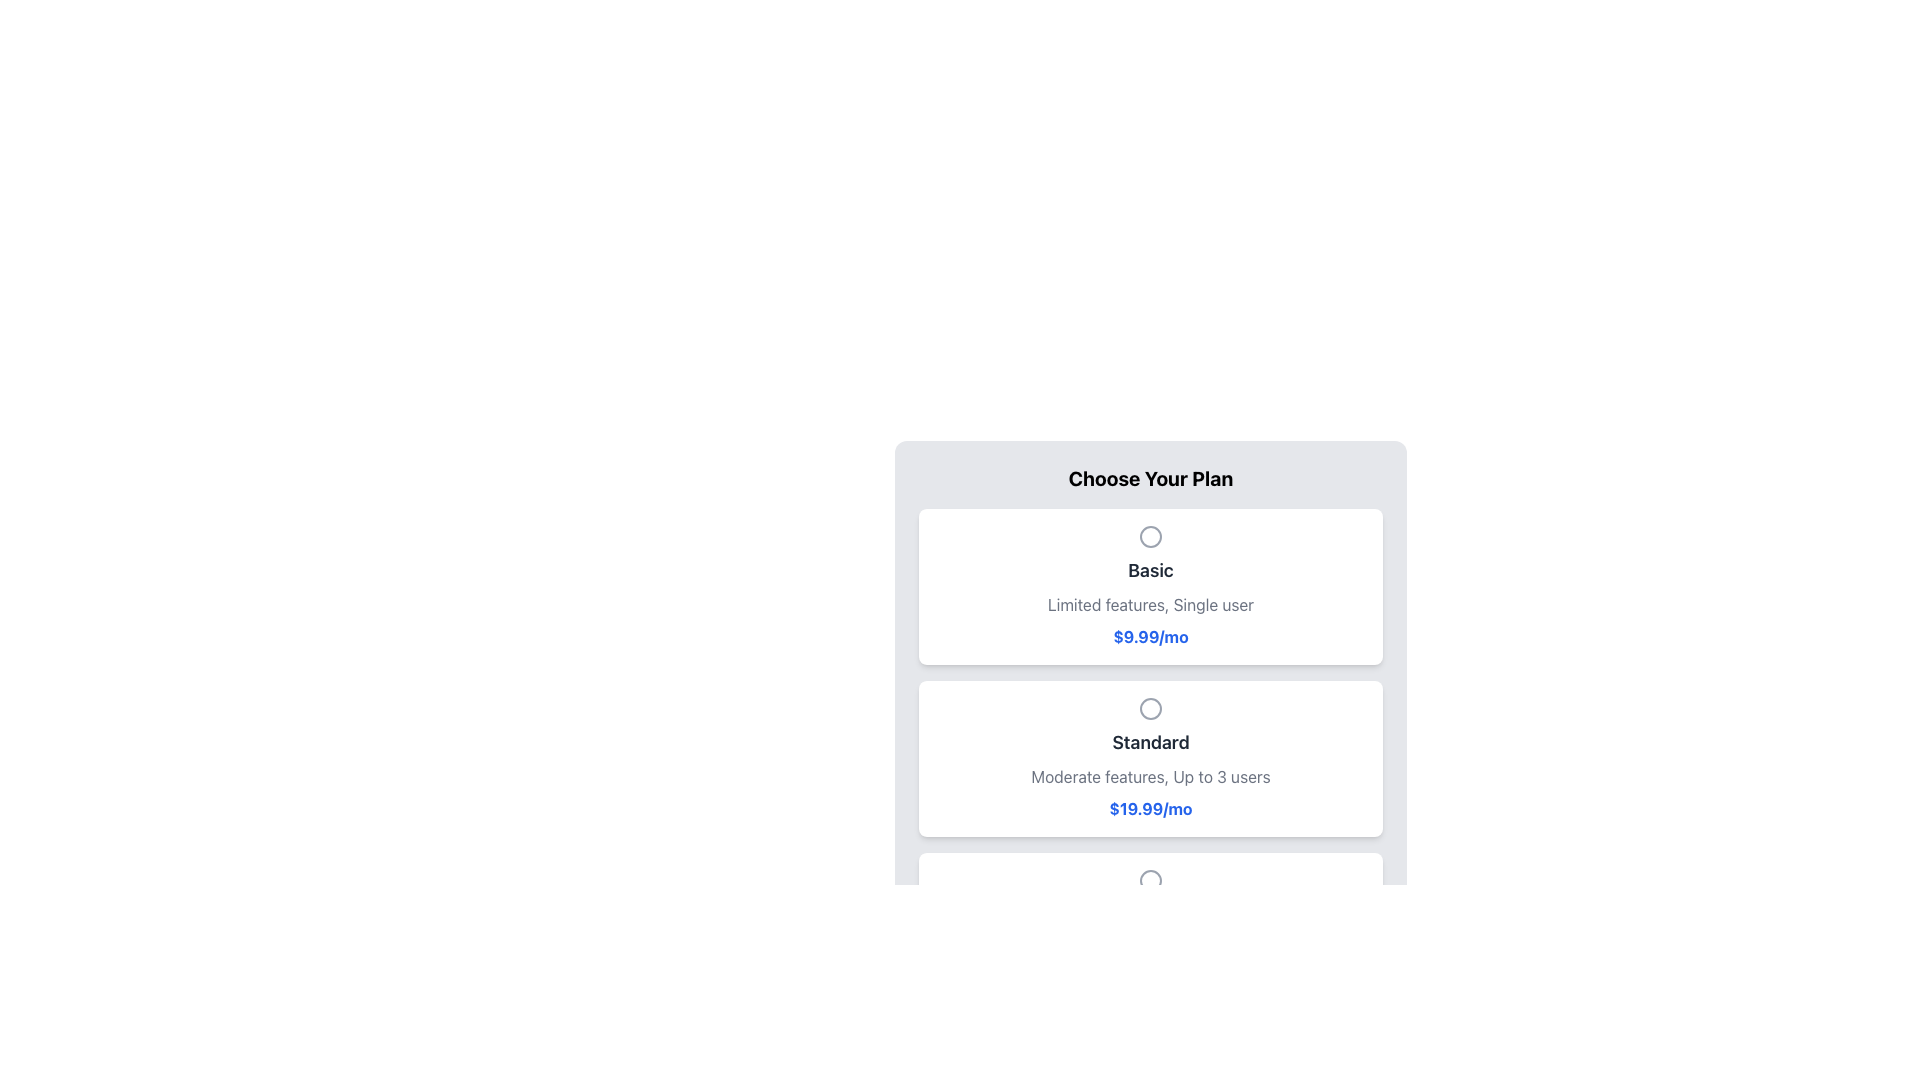 The height and width of the screenshot is (1080, 1920). Describe the element at coordinates (1151, 775) in the screenshot. I see `the Text Label describing the features of the 'Standard' plan, located beneath the title 'Standard' and above the price '$19.99/mo'` at that location.